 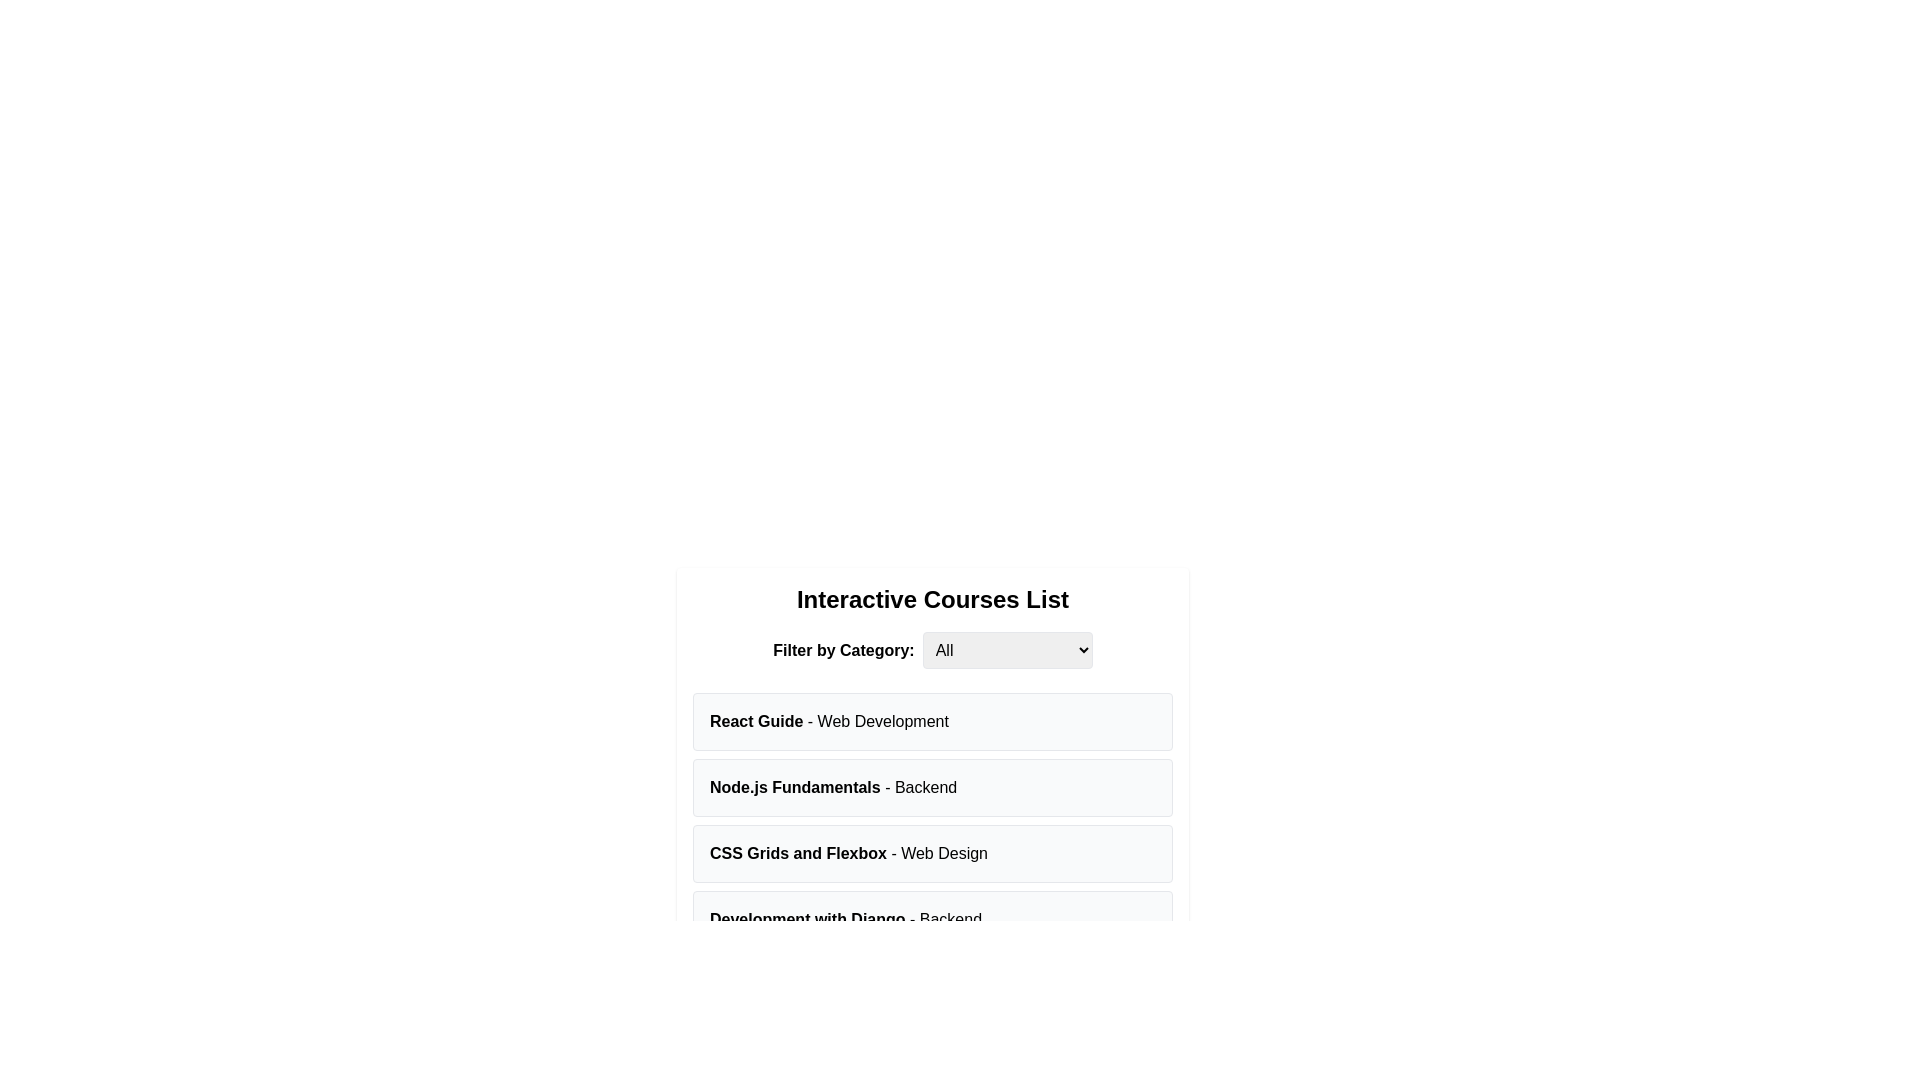 What do you see at coordinates (931, 920) in the screenshot?
I see `the course topic labeled 'Development with Django - Backend' which is the fourth item in the list of course topics` at bounding box center [931, 920].